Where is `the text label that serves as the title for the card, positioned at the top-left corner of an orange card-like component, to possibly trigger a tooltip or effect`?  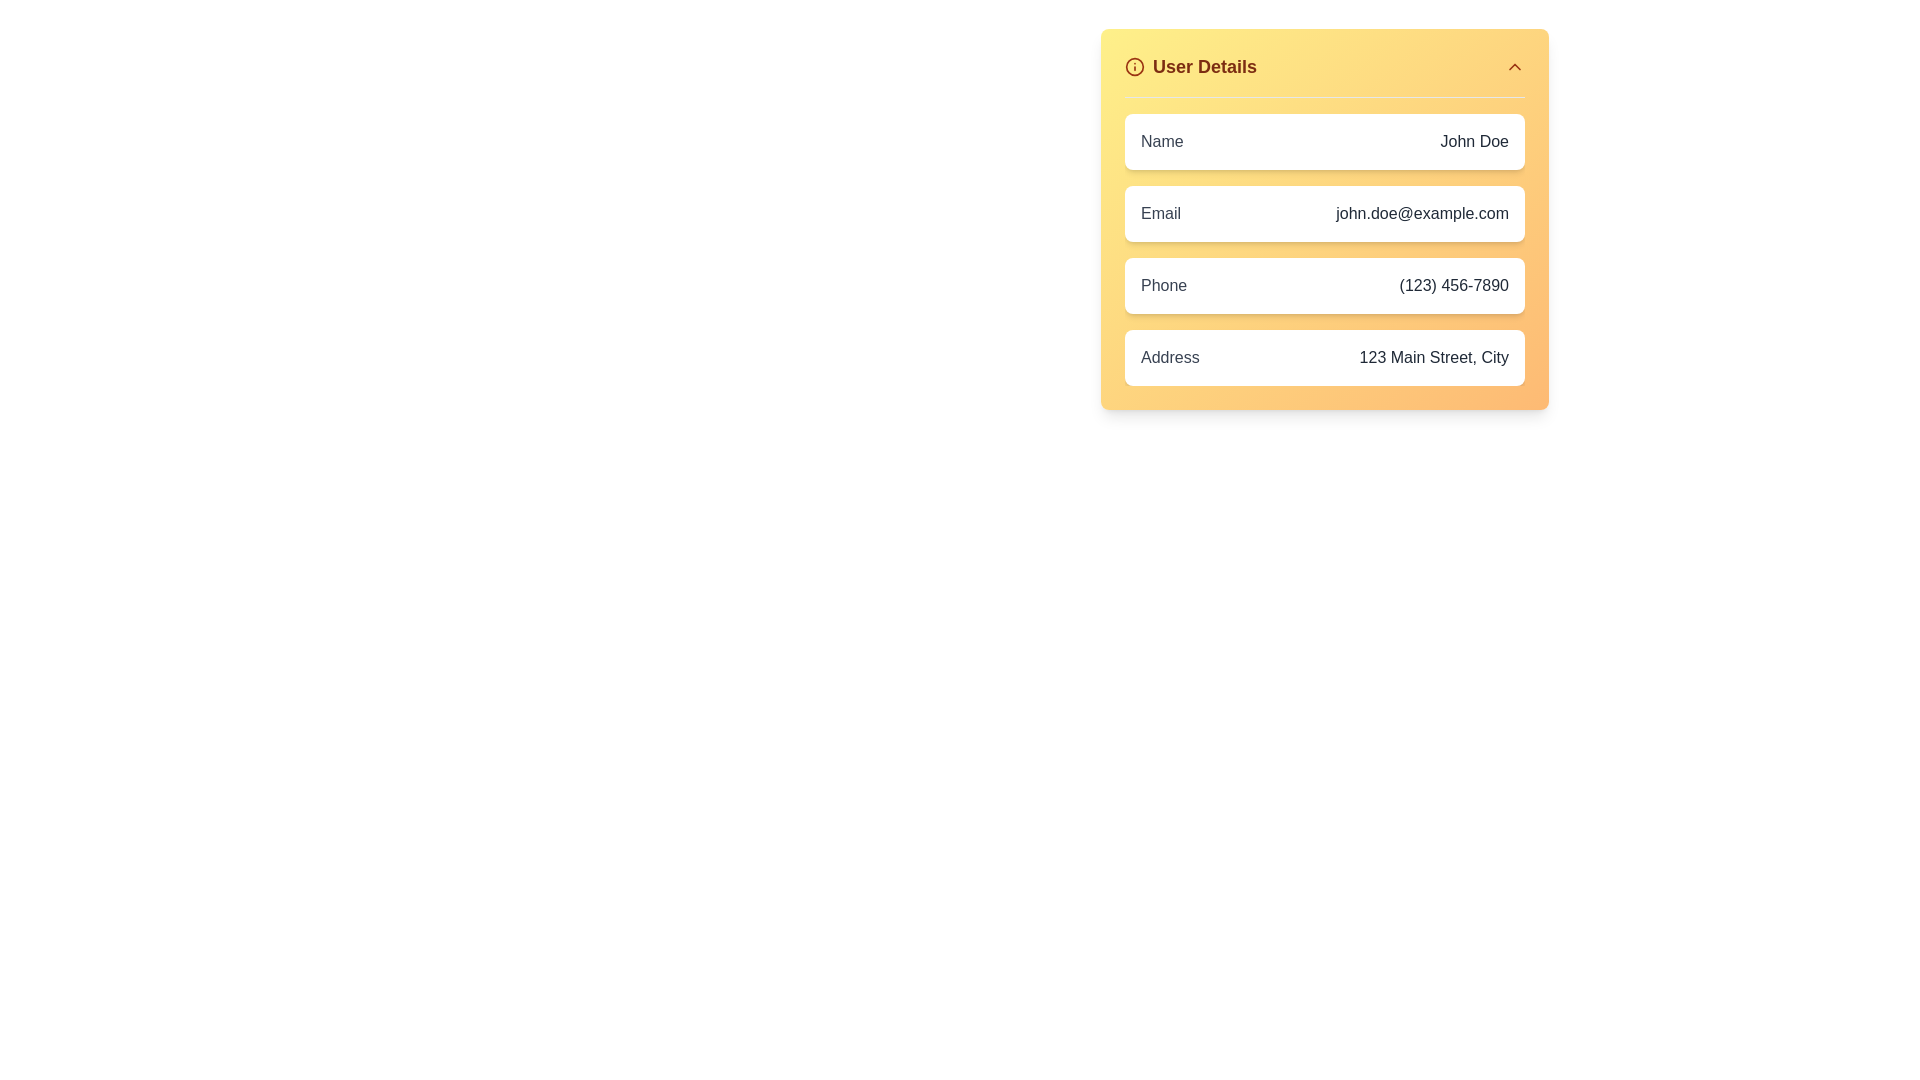 the text label that serves as the title for the card, positioned at the top-left corner of an orange card-like component, to possibly trigger a tooltip or effect is located at coordinates (1203, 65).